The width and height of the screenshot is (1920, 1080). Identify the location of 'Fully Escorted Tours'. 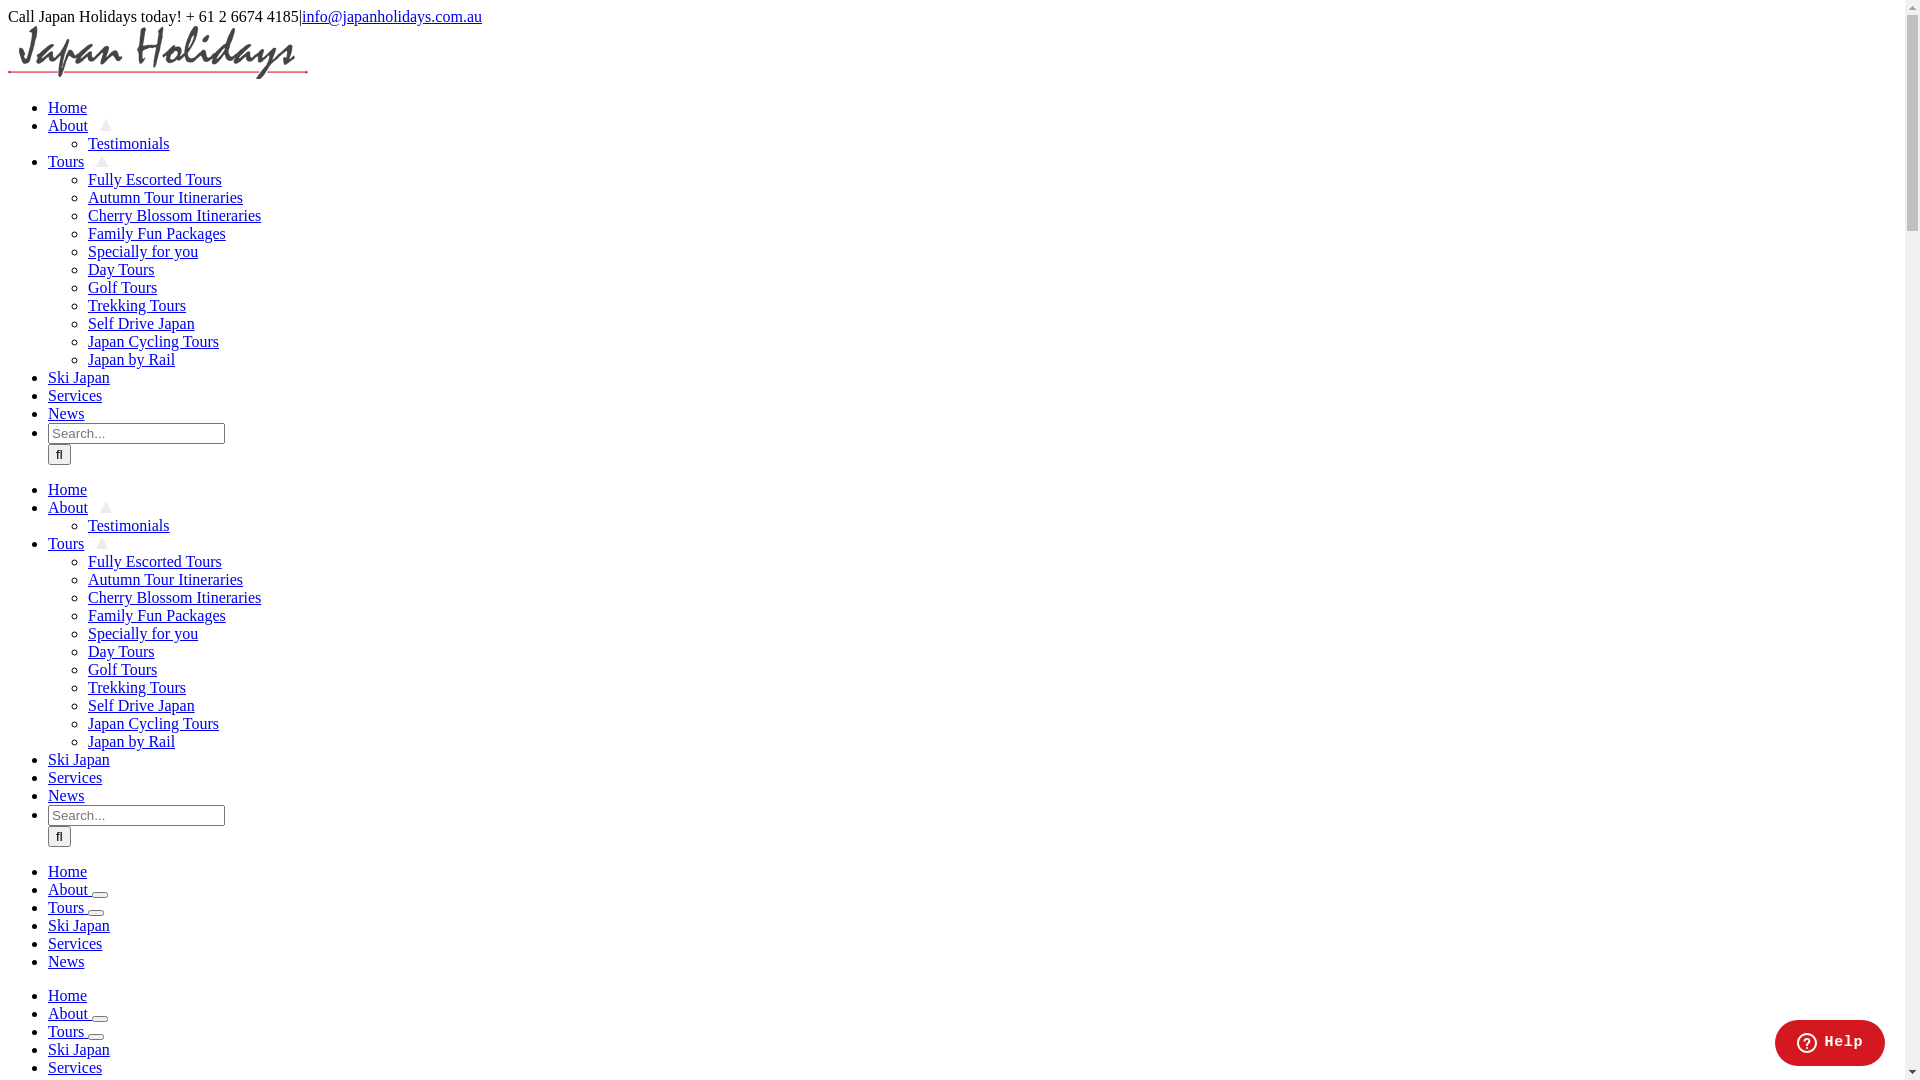
(153, 178).